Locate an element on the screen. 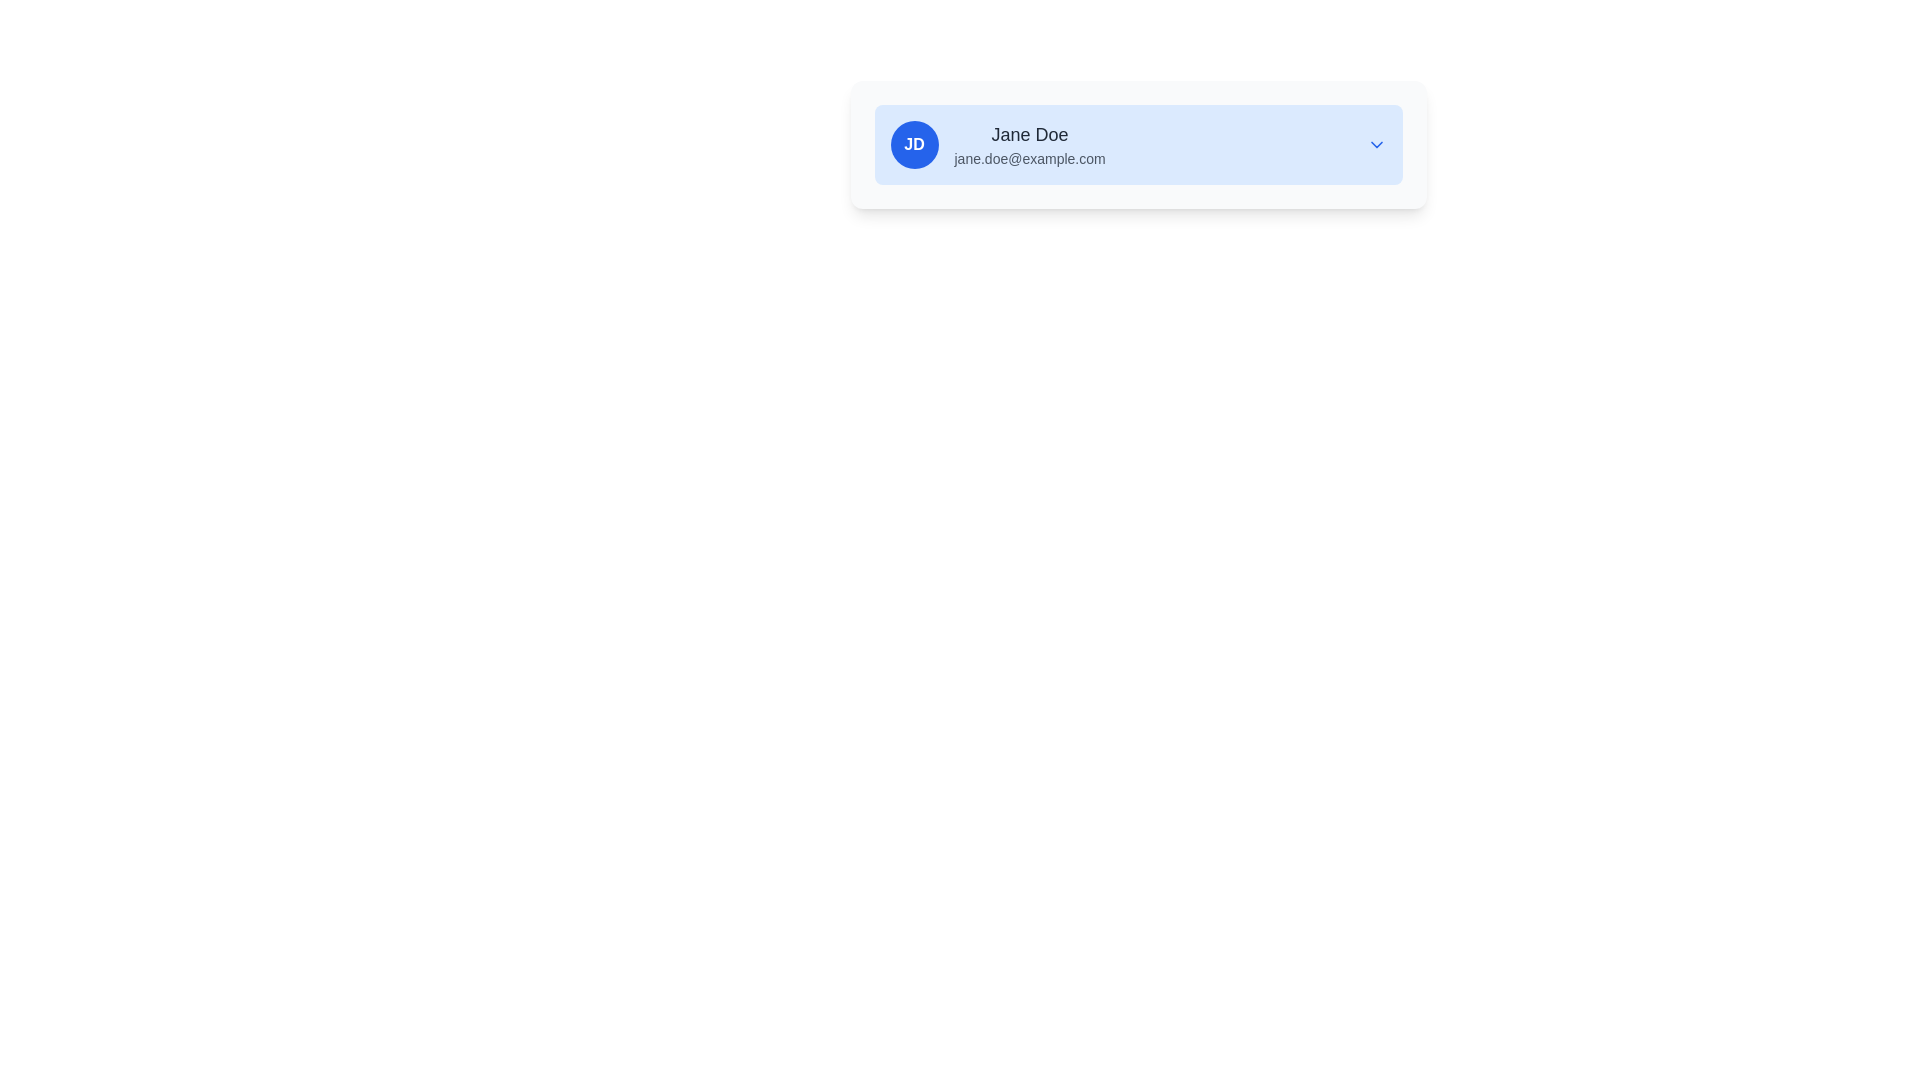  the email address 'jane.doe@example.com' styled in a smaller gray font, located below 'Jane Doe' within a light blue background card is located at coordinates (1030, 157).